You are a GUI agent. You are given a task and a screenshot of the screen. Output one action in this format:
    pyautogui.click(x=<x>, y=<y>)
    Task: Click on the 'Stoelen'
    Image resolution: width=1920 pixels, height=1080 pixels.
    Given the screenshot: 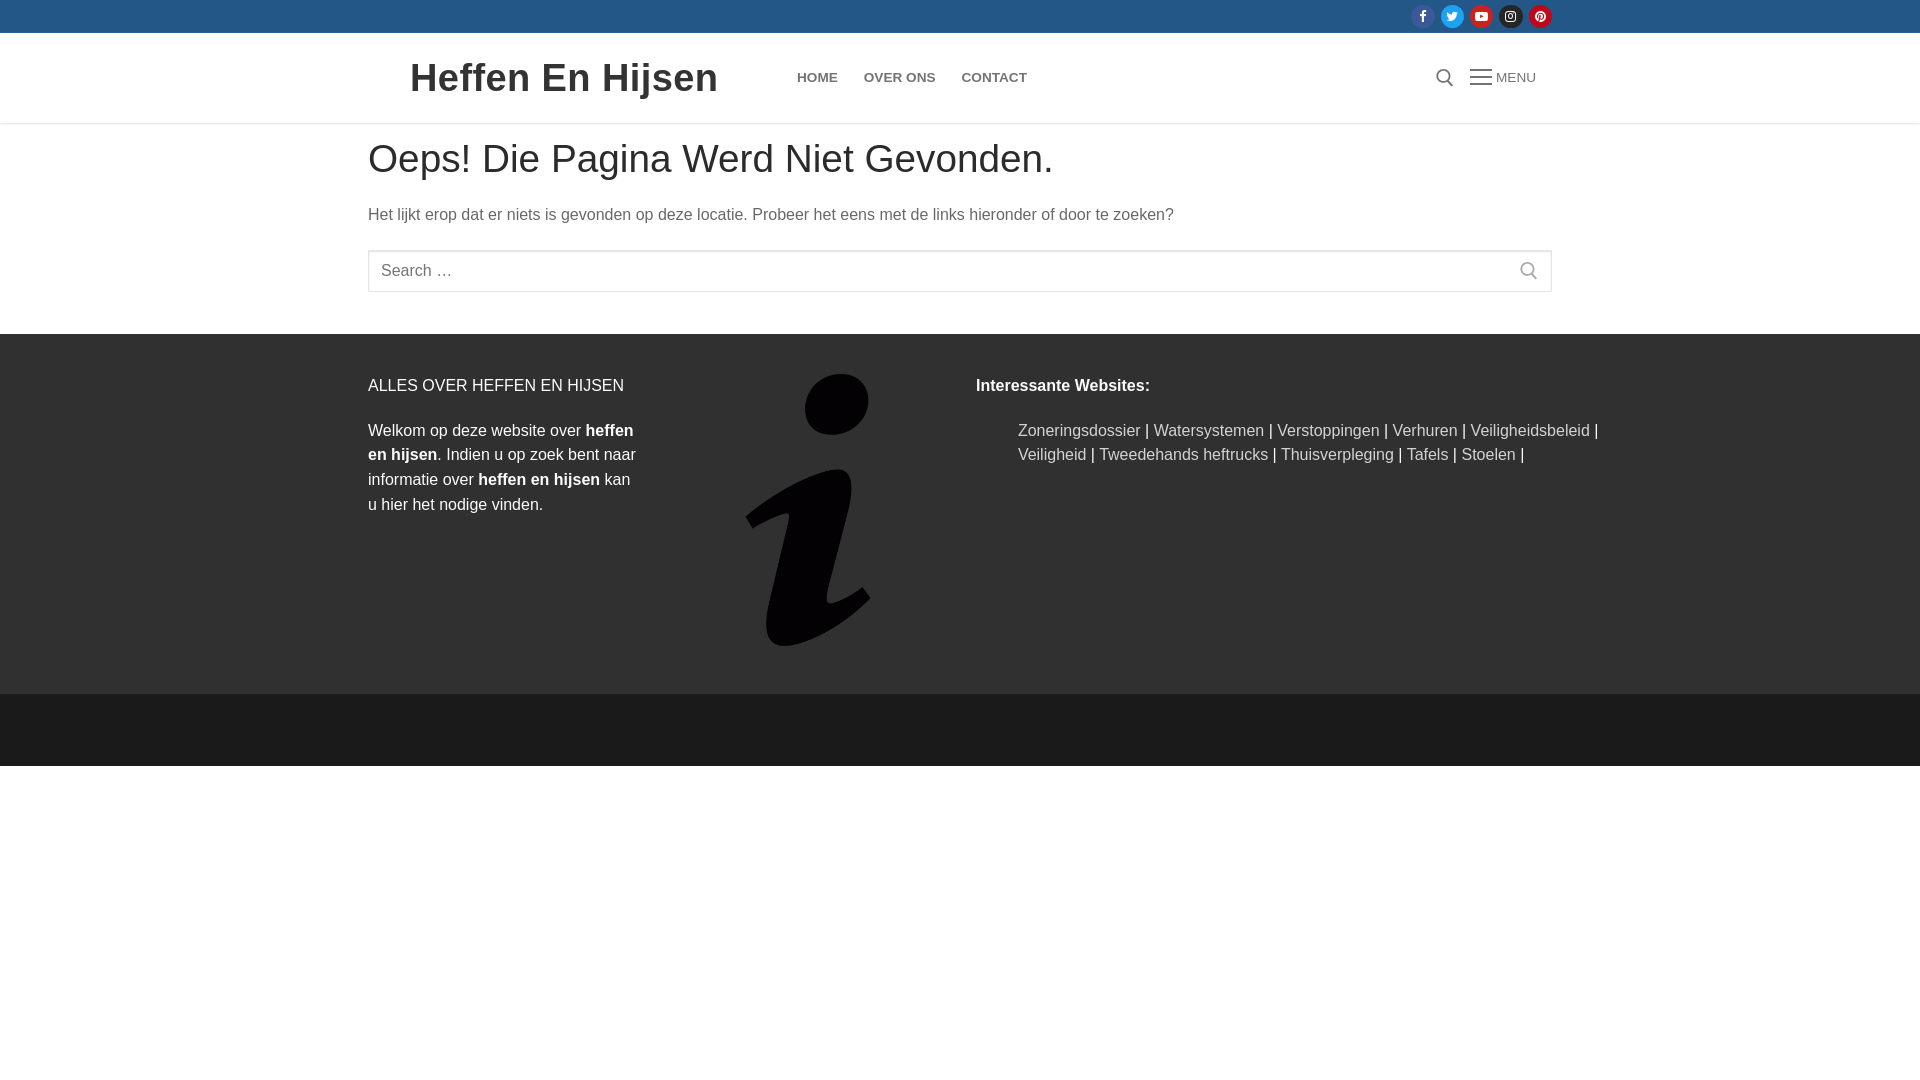 What is the action you would take?
    pyautogui.click(x=1488, y=454)
    